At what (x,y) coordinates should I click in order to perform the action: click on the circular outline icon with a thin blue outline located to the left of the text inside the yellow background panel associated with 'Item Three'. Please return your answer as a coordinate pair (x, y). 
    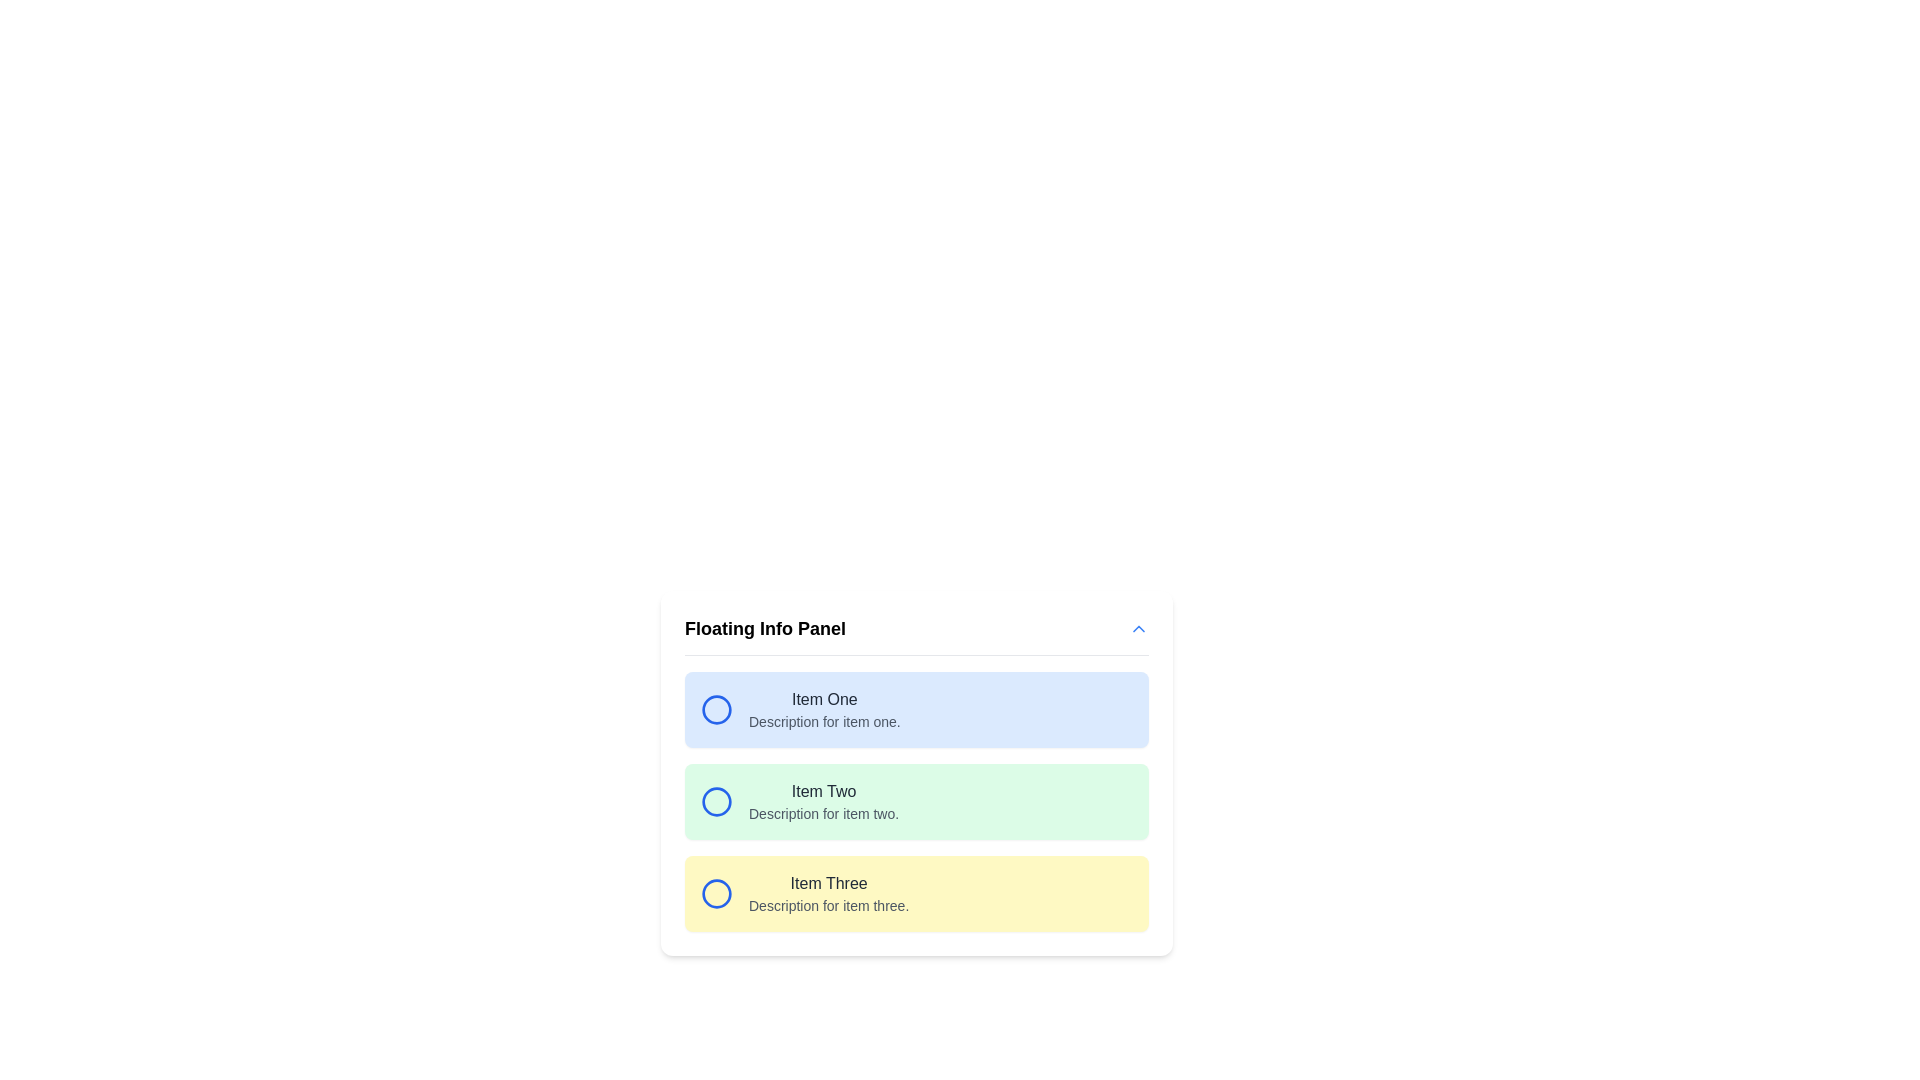
    Looking at the image, I should click on (716, 893).